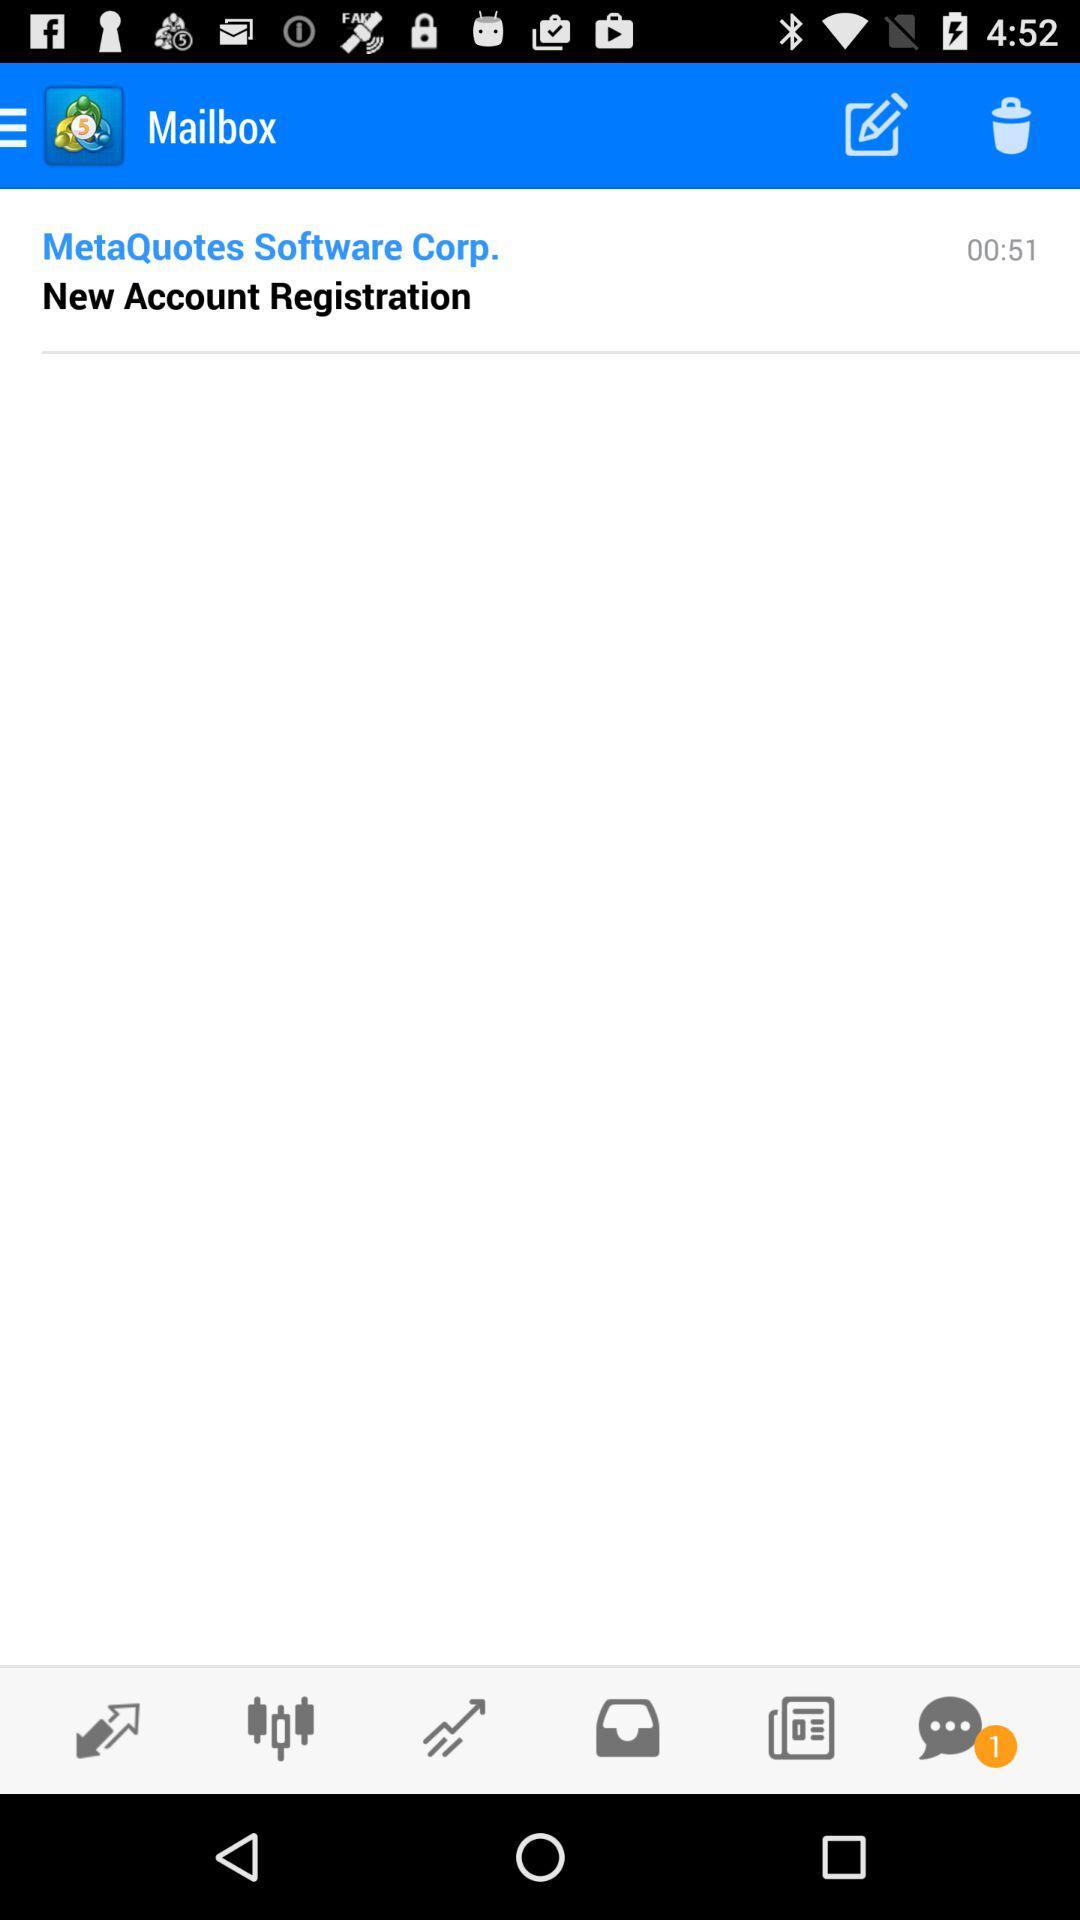 Image resolution: width=1080 pixels, height=1920 pixels. What do you see at coordinates (1003, 288) in the screenshot?
I see `icon to the right of the metaquotes software corp.` at bounding box center [1003, 288].